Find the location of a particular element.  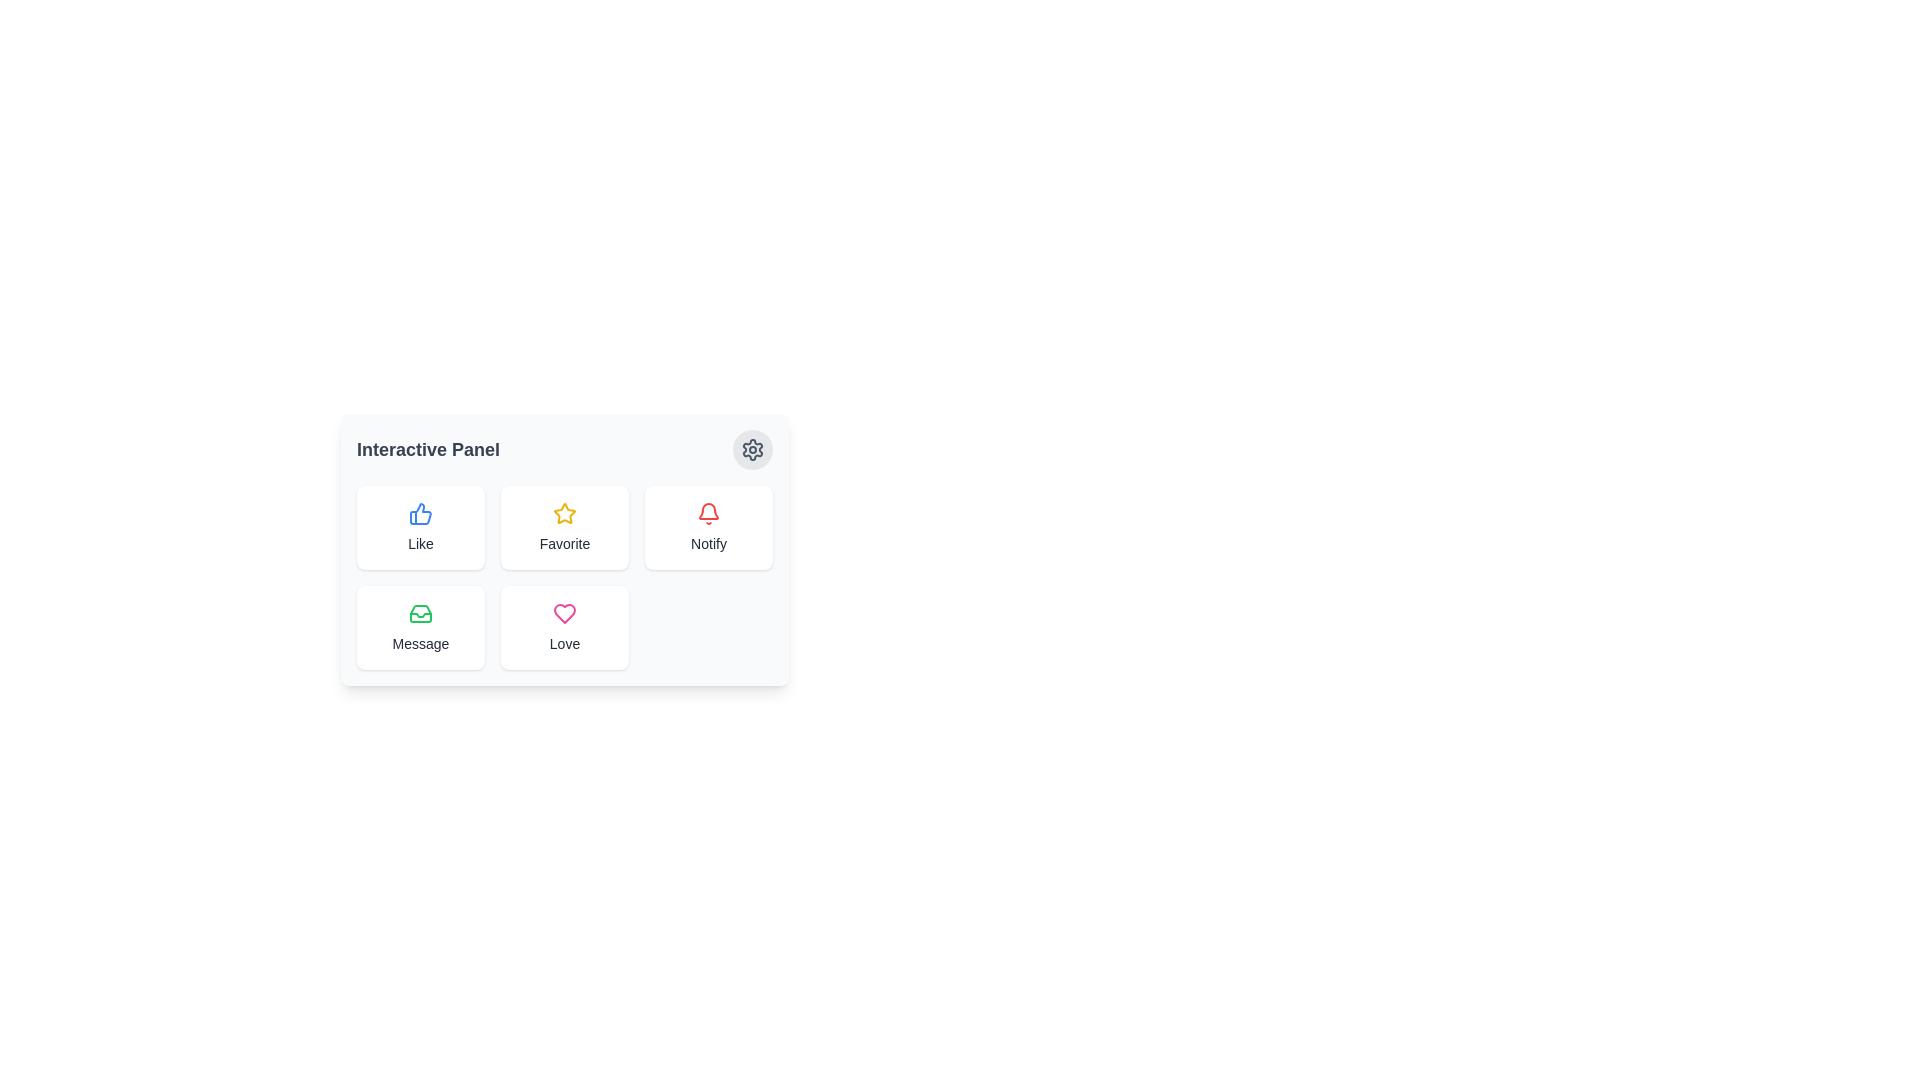

the text label that describes the button related to the heart icon, located in the lower-right widget of the grid layout, directly below the pink heart icon is located at coordinates (564, 644).